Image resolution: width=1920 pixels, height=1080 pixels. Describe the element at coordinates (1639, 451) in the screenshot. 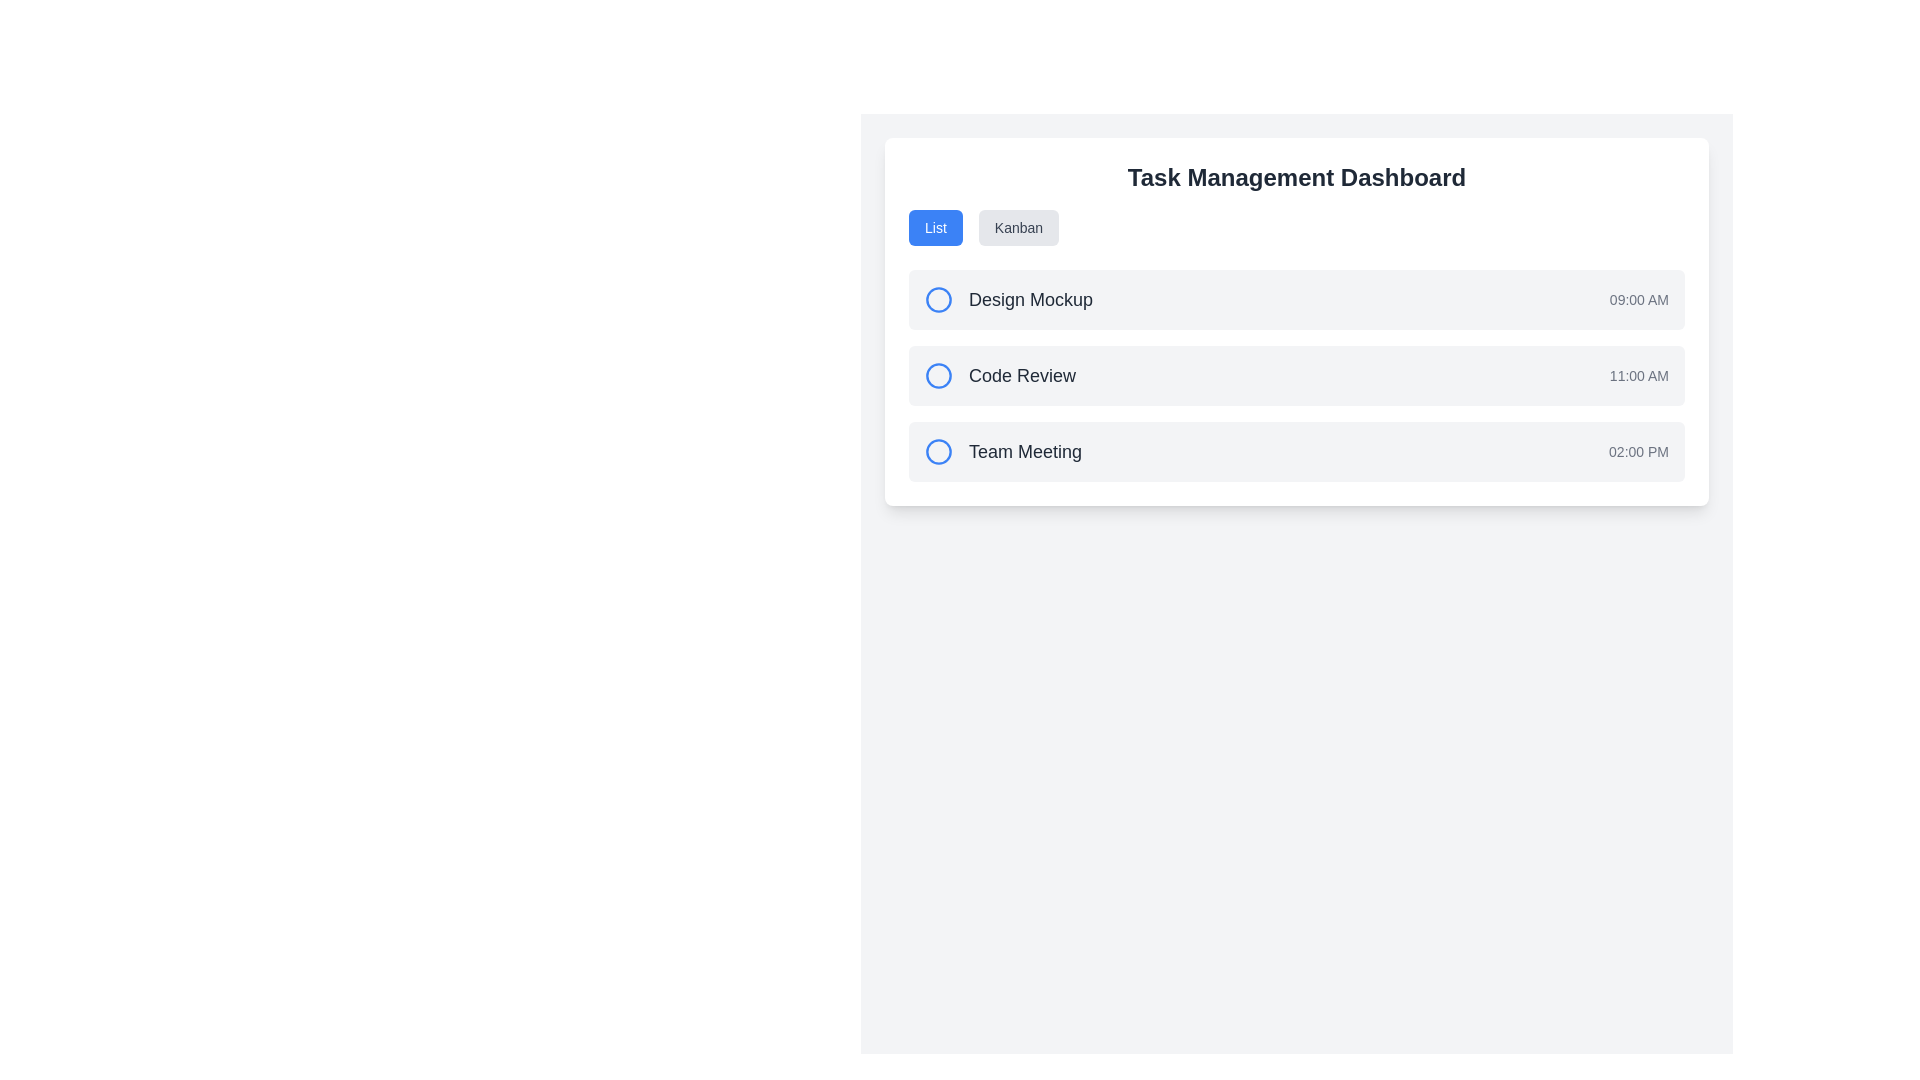

I see `the read-only text label indicating the time associated with the 'Team Meeting' event, located on the rightmost side of the third row` at that location.